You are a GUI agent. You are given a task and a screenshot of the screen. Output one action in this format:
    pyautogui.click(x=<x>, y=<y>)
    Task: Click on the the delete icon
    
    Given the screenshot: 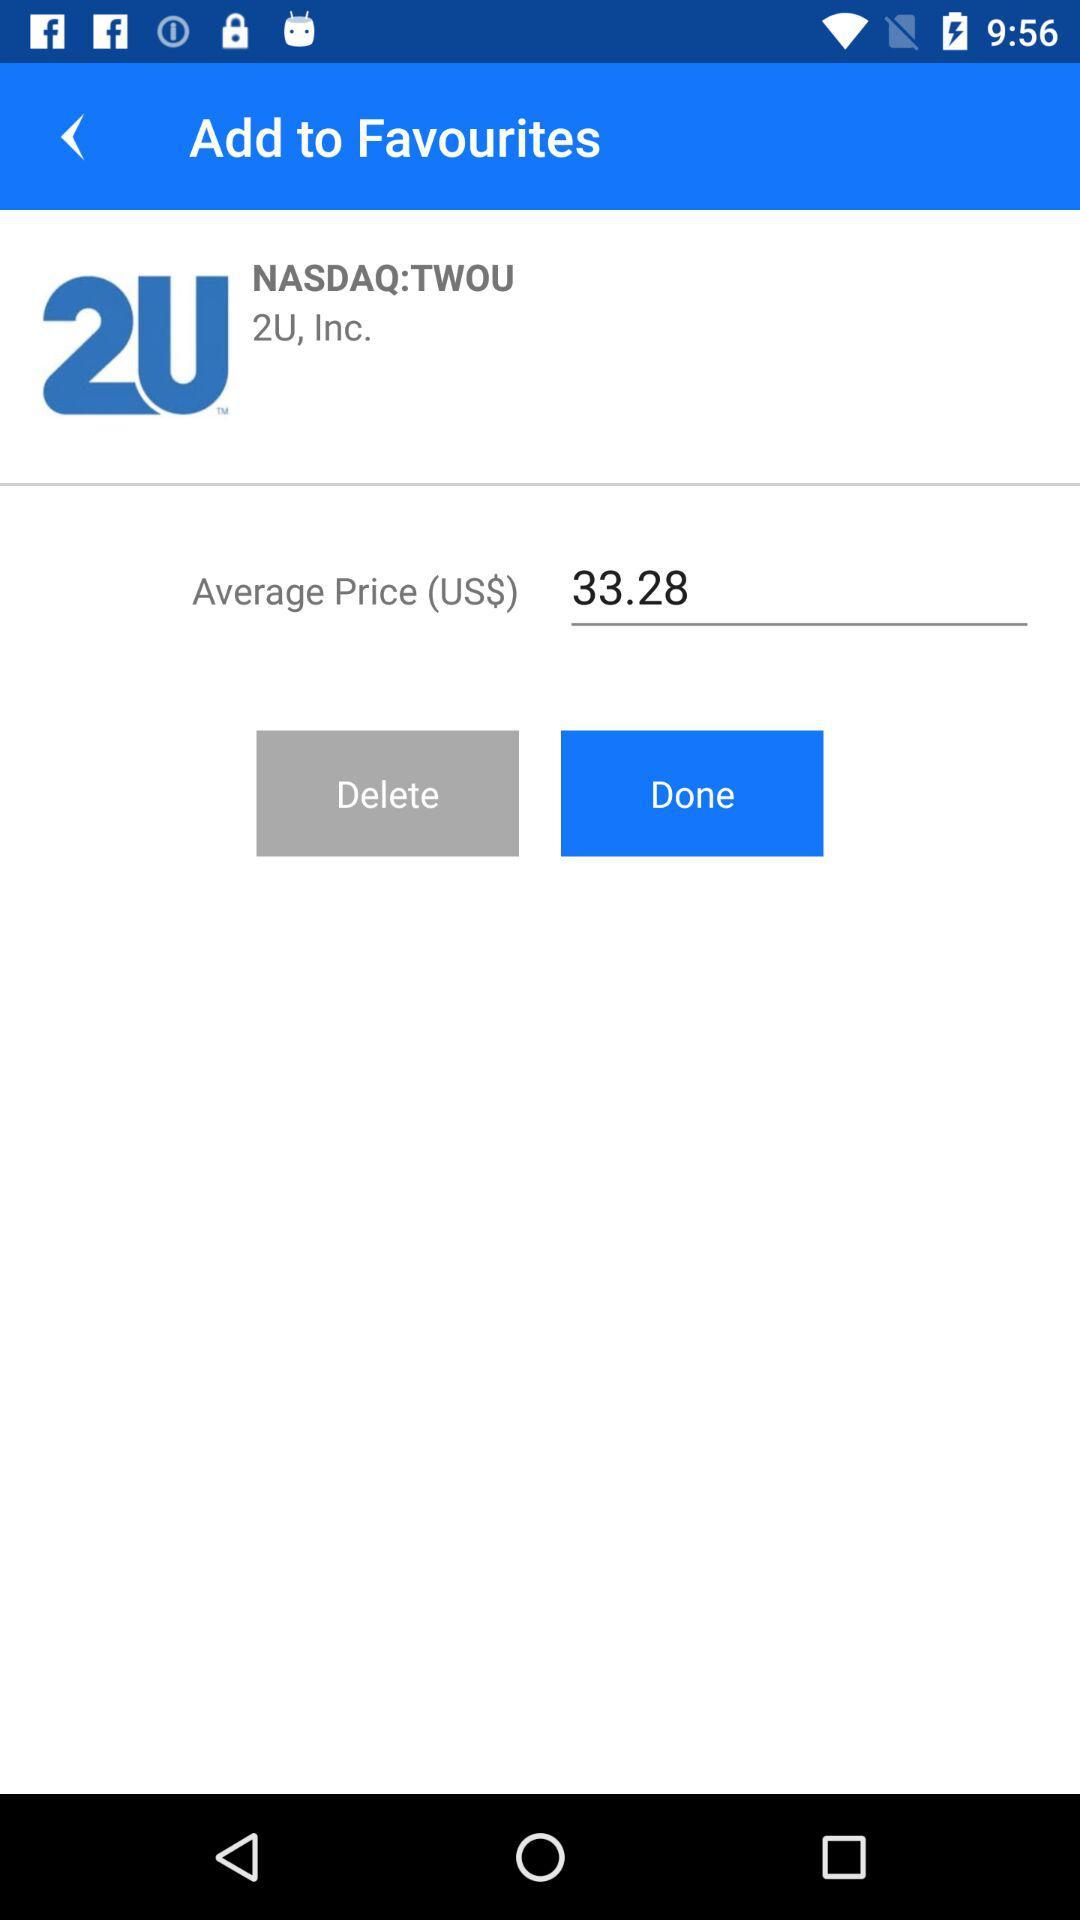 What is the action you would take?
    pyautogui.click(x=387, y=792)
    